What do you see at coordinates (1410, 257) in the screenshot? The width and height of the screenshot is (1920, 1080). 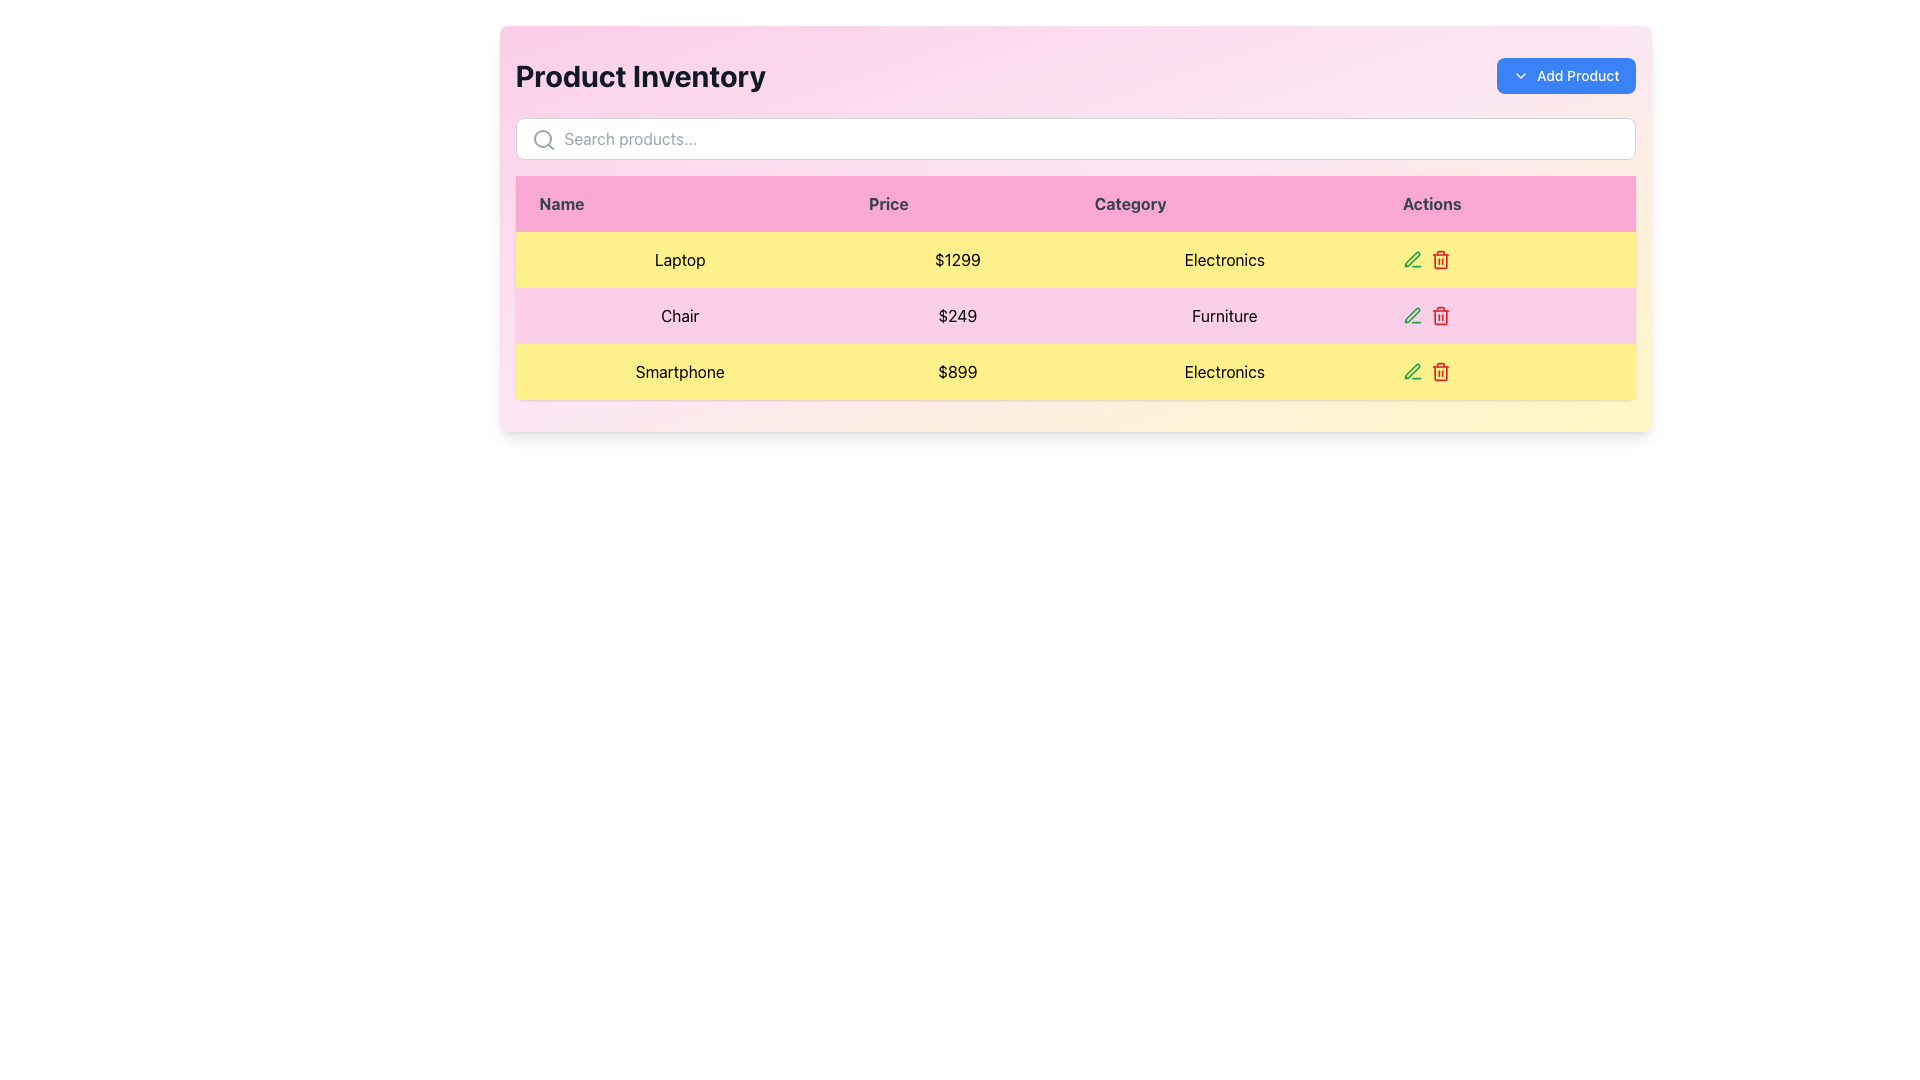 I see `the green pen icon in the 'Actions' column of the second row` at bounding box center [1410, 257].